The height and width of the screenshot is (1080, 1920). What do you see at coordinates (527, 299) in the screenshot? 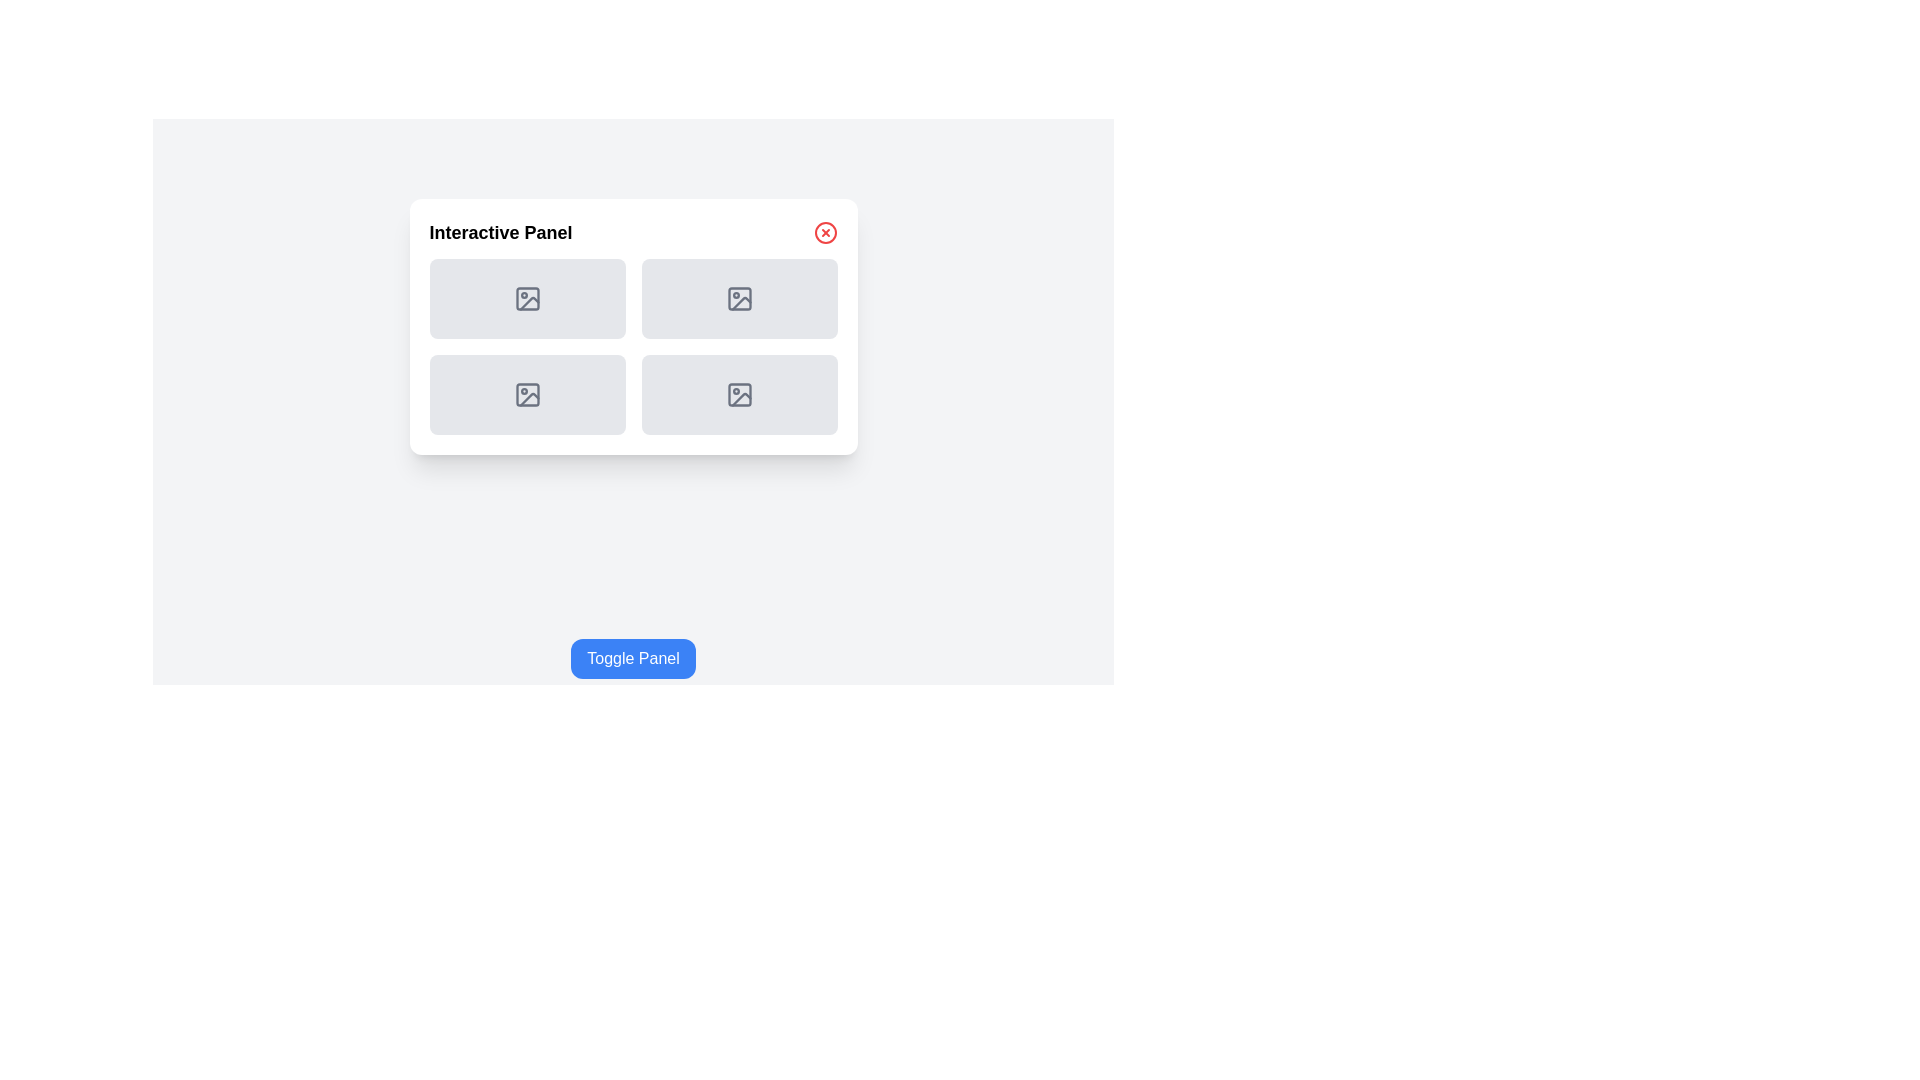
I see `the image upload icon located in the top-left quadrant of a 2x2 button grid within the 'Interactive Panel'` at bounding box center [527, 299].